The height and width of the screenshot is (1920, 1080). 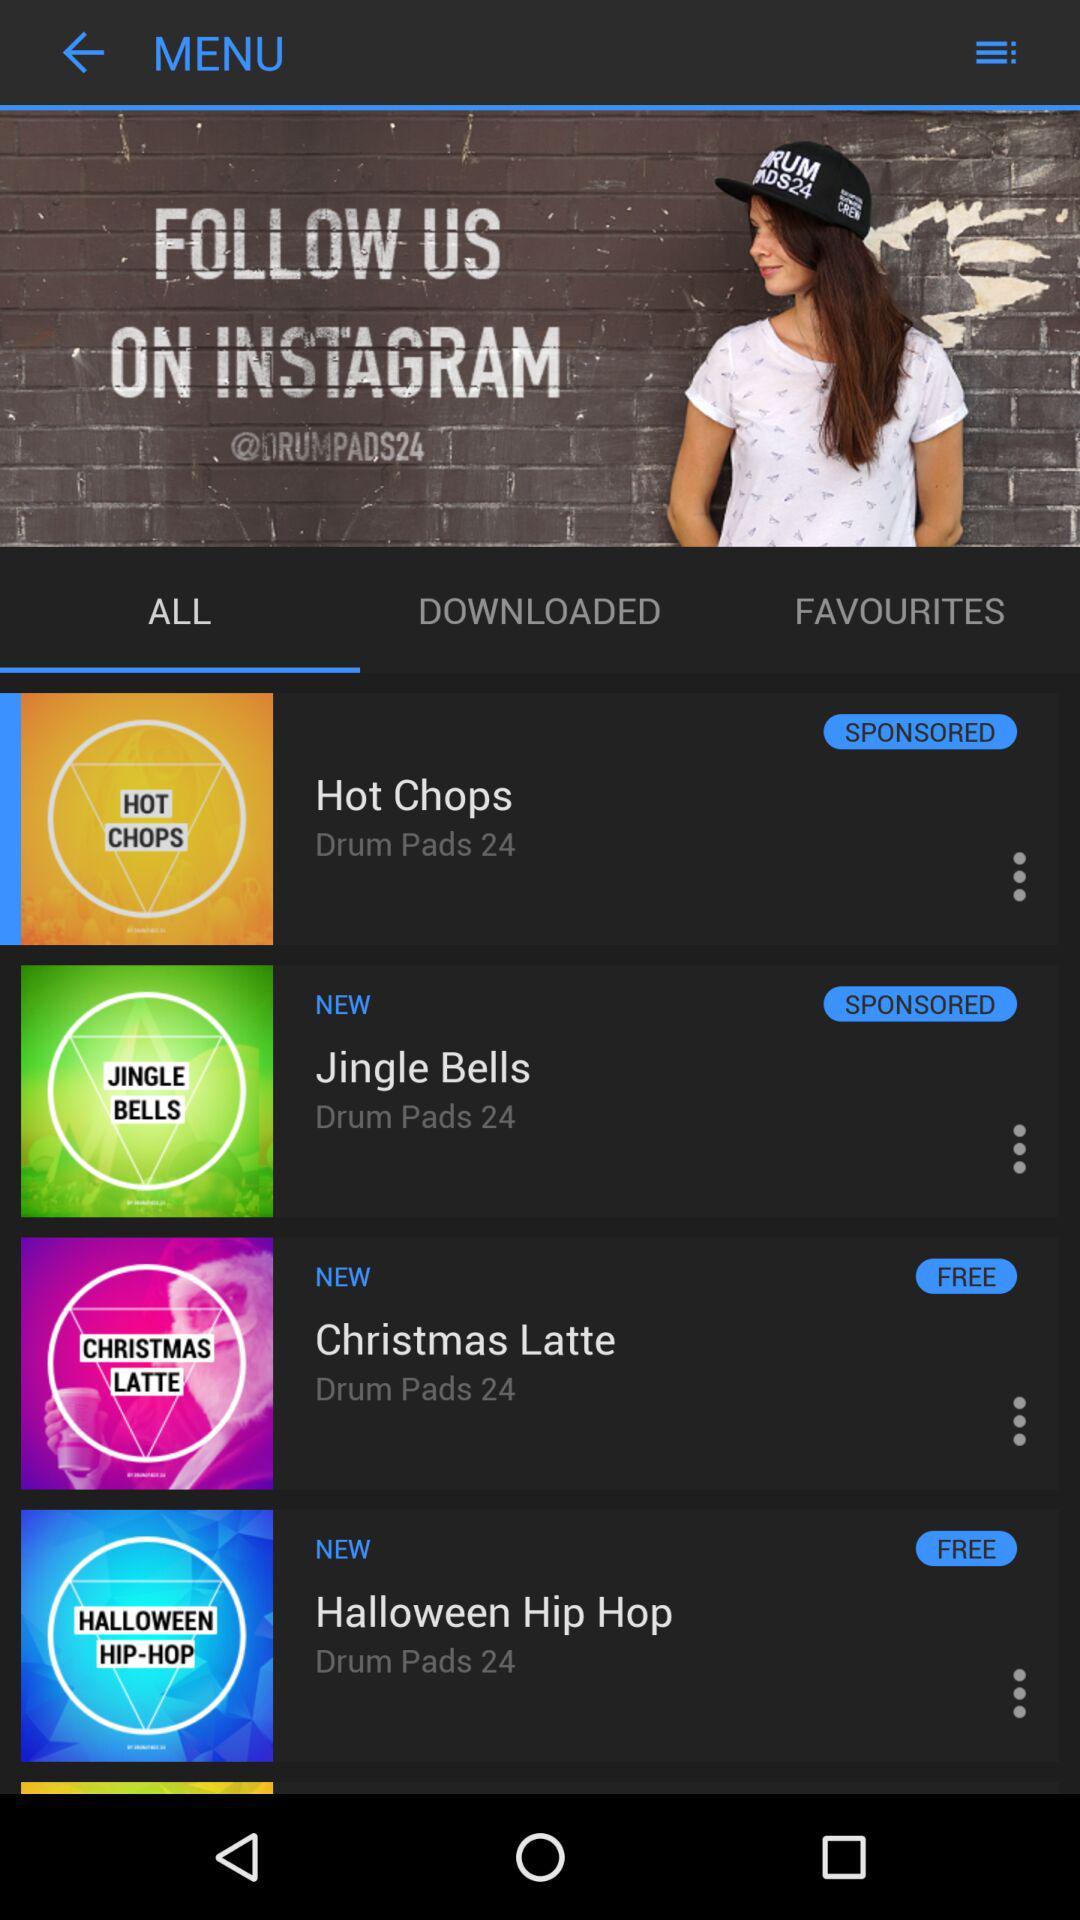 I want to click on the list icon, so click(x=995, y=56).